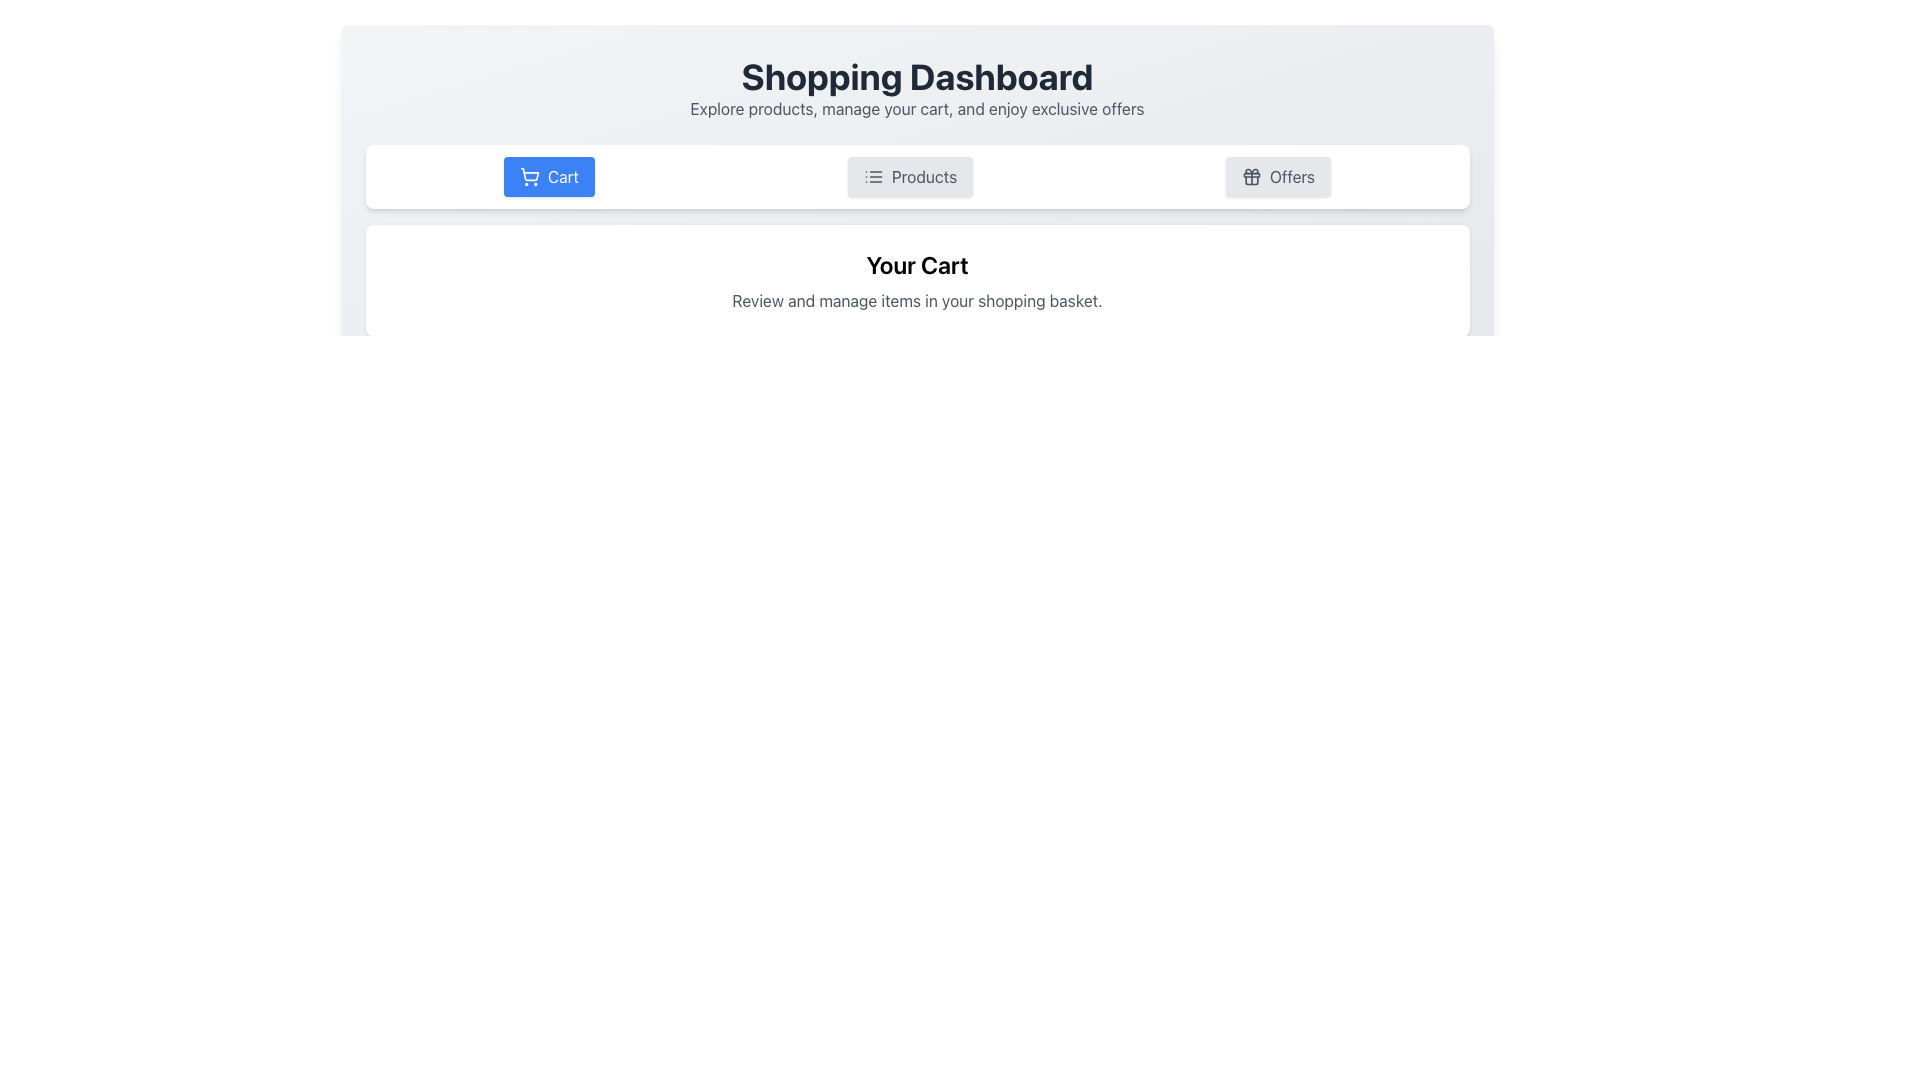 Image resolution: width=1920 pixels, height=1080 pixels. What do you see at coordinates (1250, 176) in the screenshot?
I see `the gift icon that is part of the 'Offers' button in the header navigation bar` at bounding box center [1250, 176].